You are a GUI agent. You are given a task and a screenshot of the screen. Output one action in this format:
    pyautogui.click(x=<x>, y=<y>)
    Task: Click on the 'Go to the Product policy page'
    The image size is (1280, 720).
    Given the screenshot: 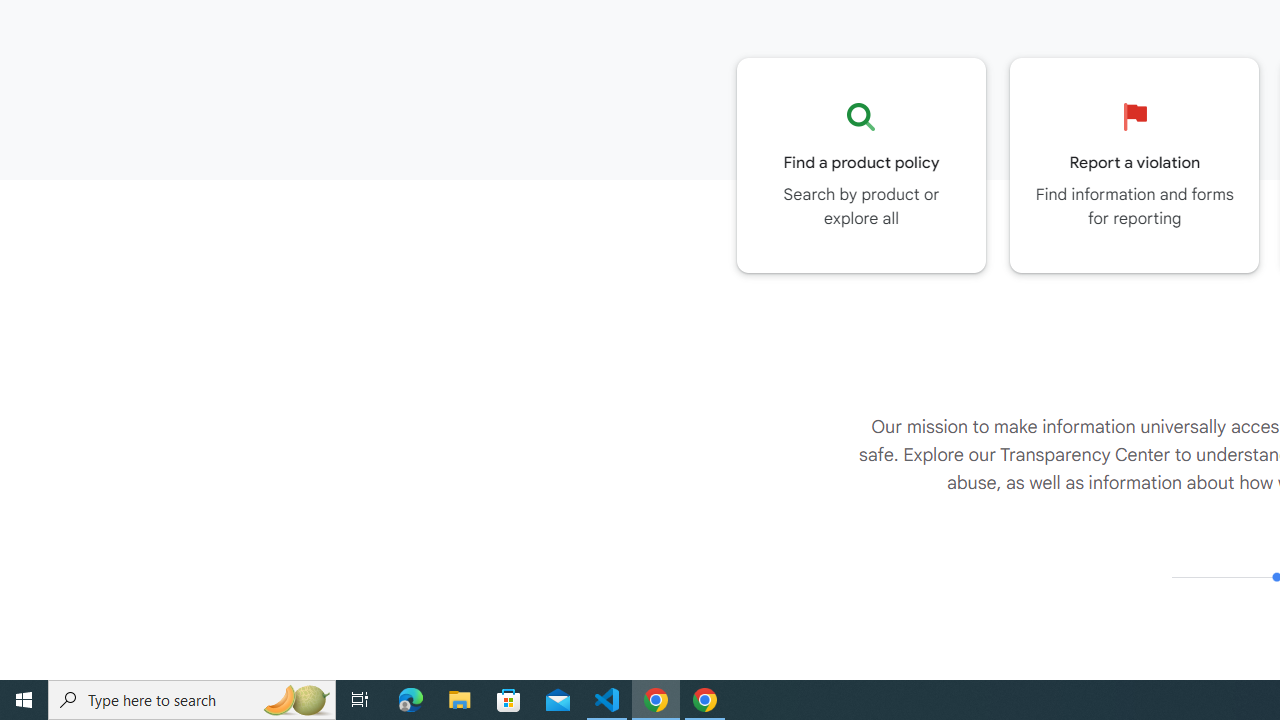 What is the action you would take?
    pyautogui.click(x=861, y=164)
    